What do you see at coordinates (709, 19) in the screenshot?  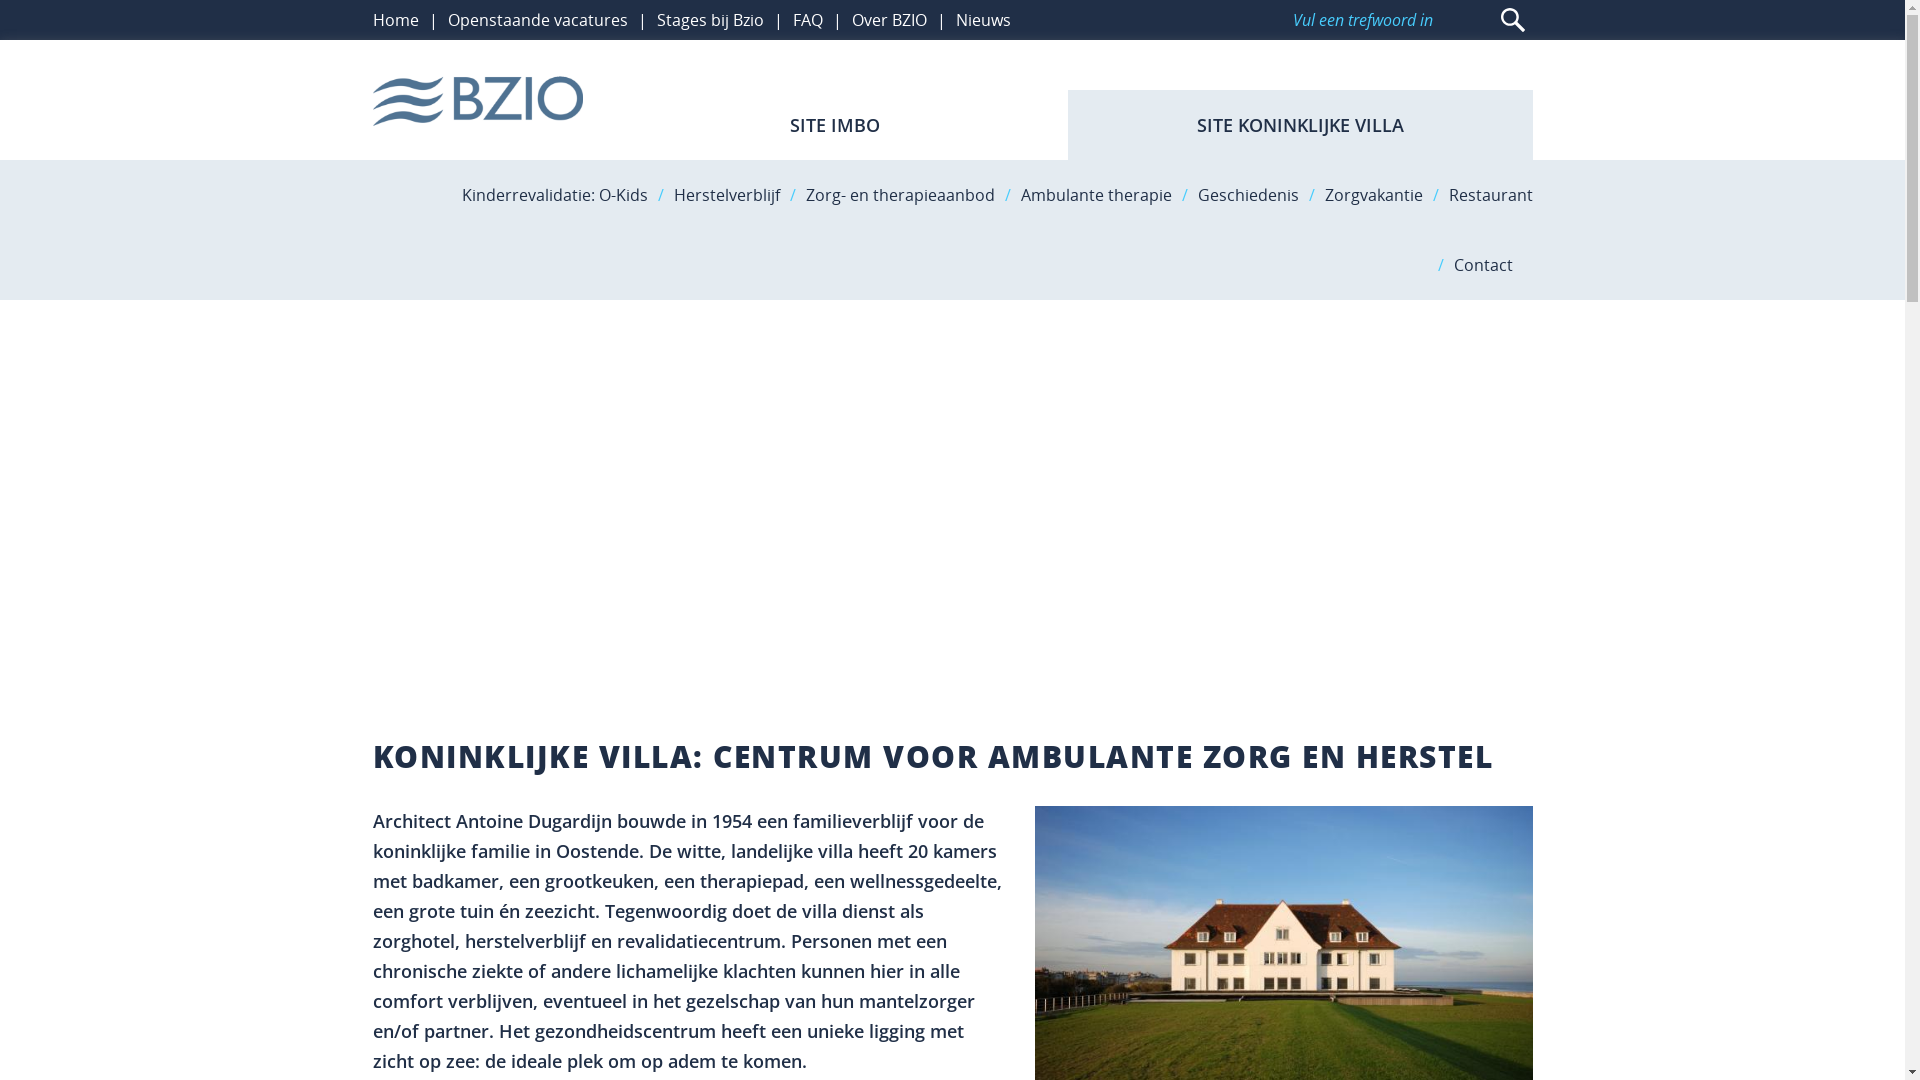 I see `'Stages bij Bzio'` at bounding box center [709, 19].